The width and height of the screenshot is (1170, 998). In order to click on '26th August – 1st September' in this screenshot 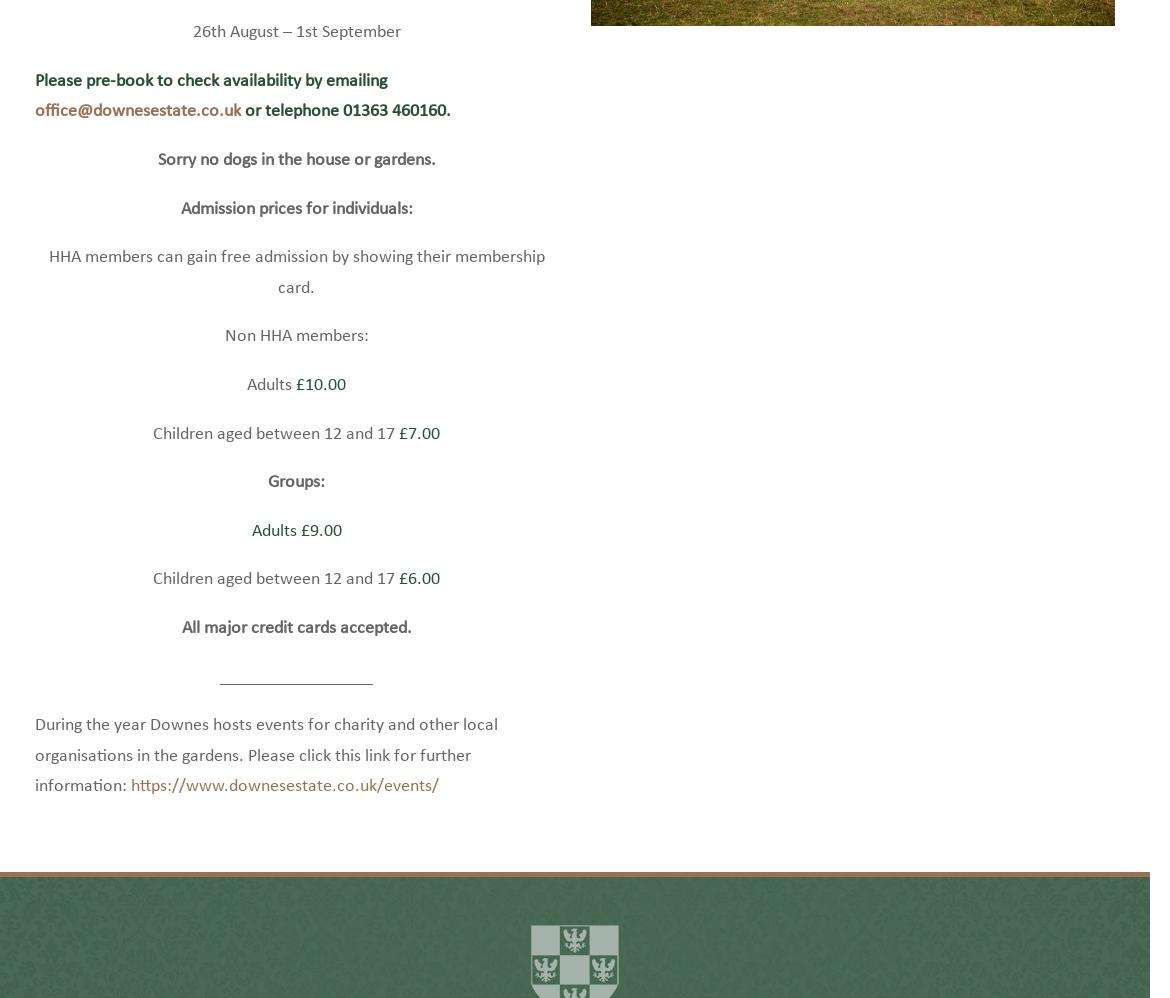, I will do `click(295, 61)`.